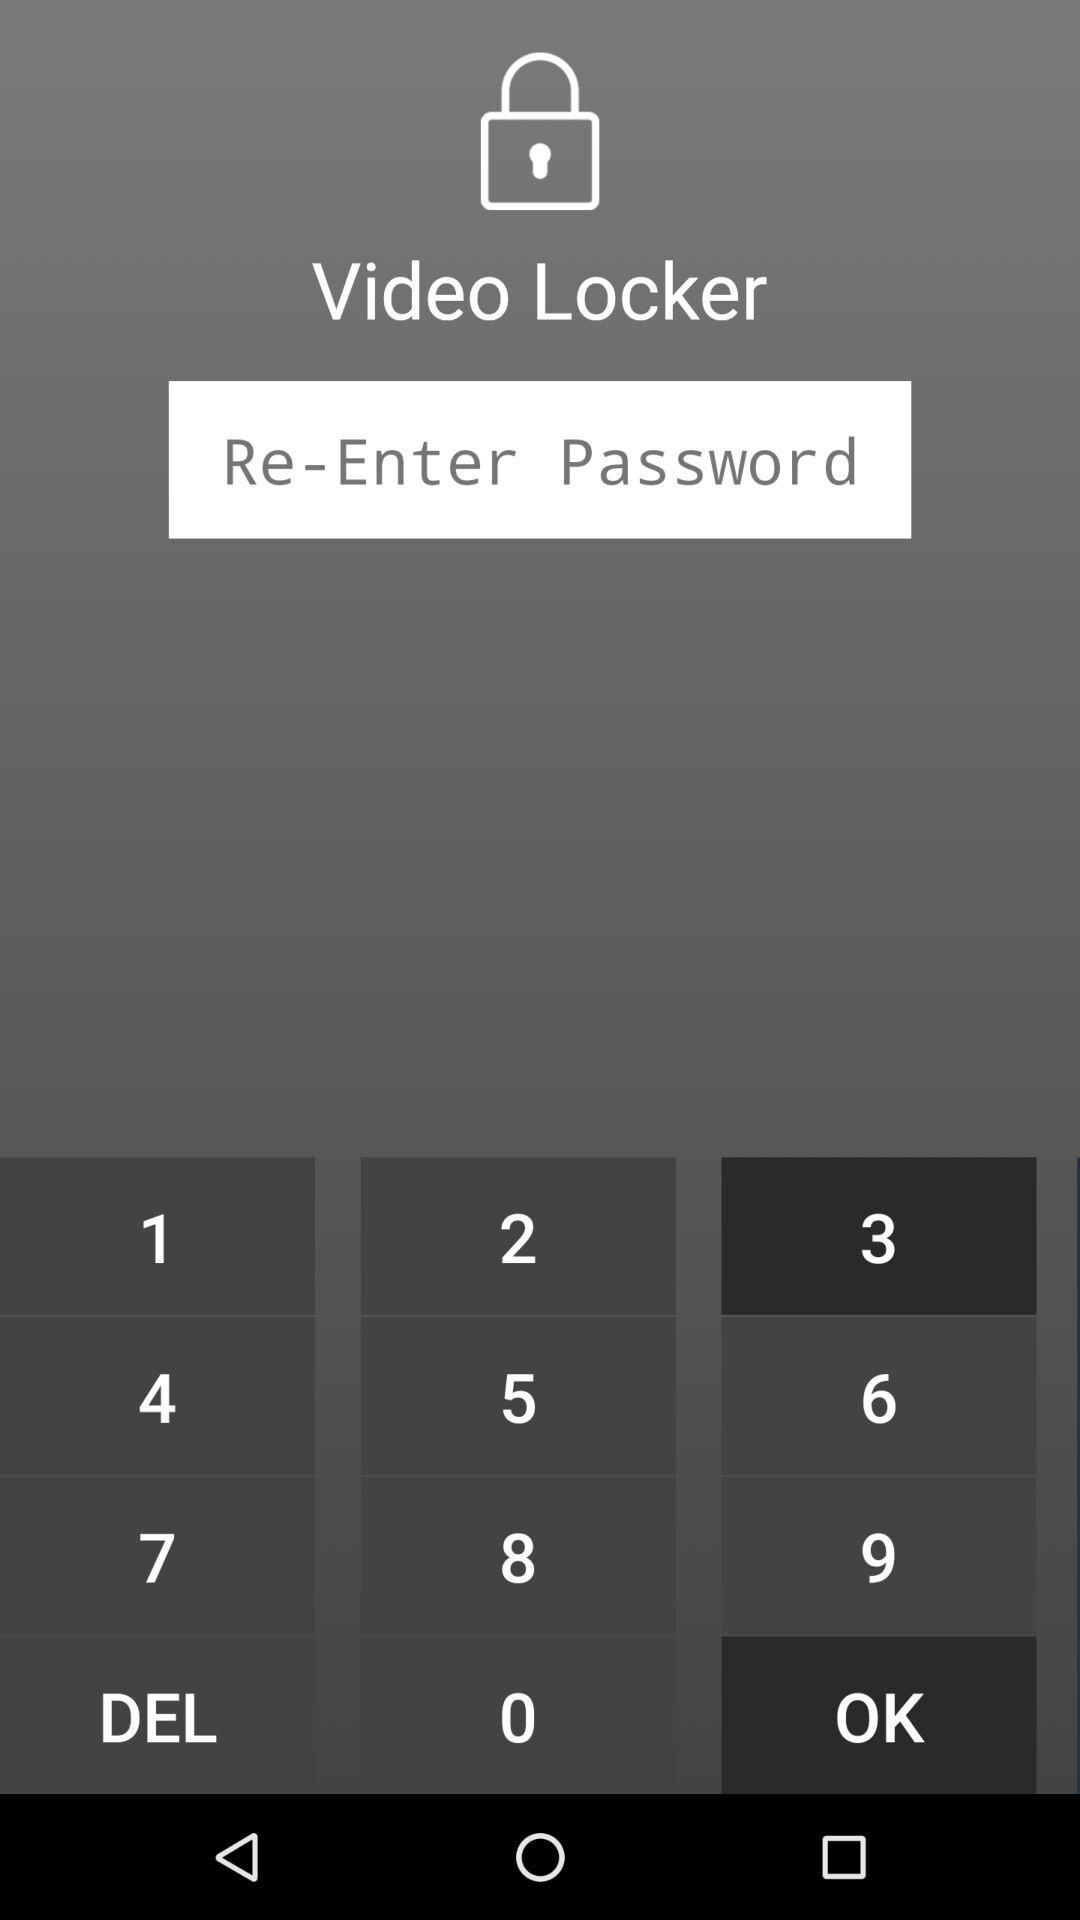 The height and width of the screenshot is (1920, 1080). I want to click on the icon to the left of 2 icon, so click(156, 1394).